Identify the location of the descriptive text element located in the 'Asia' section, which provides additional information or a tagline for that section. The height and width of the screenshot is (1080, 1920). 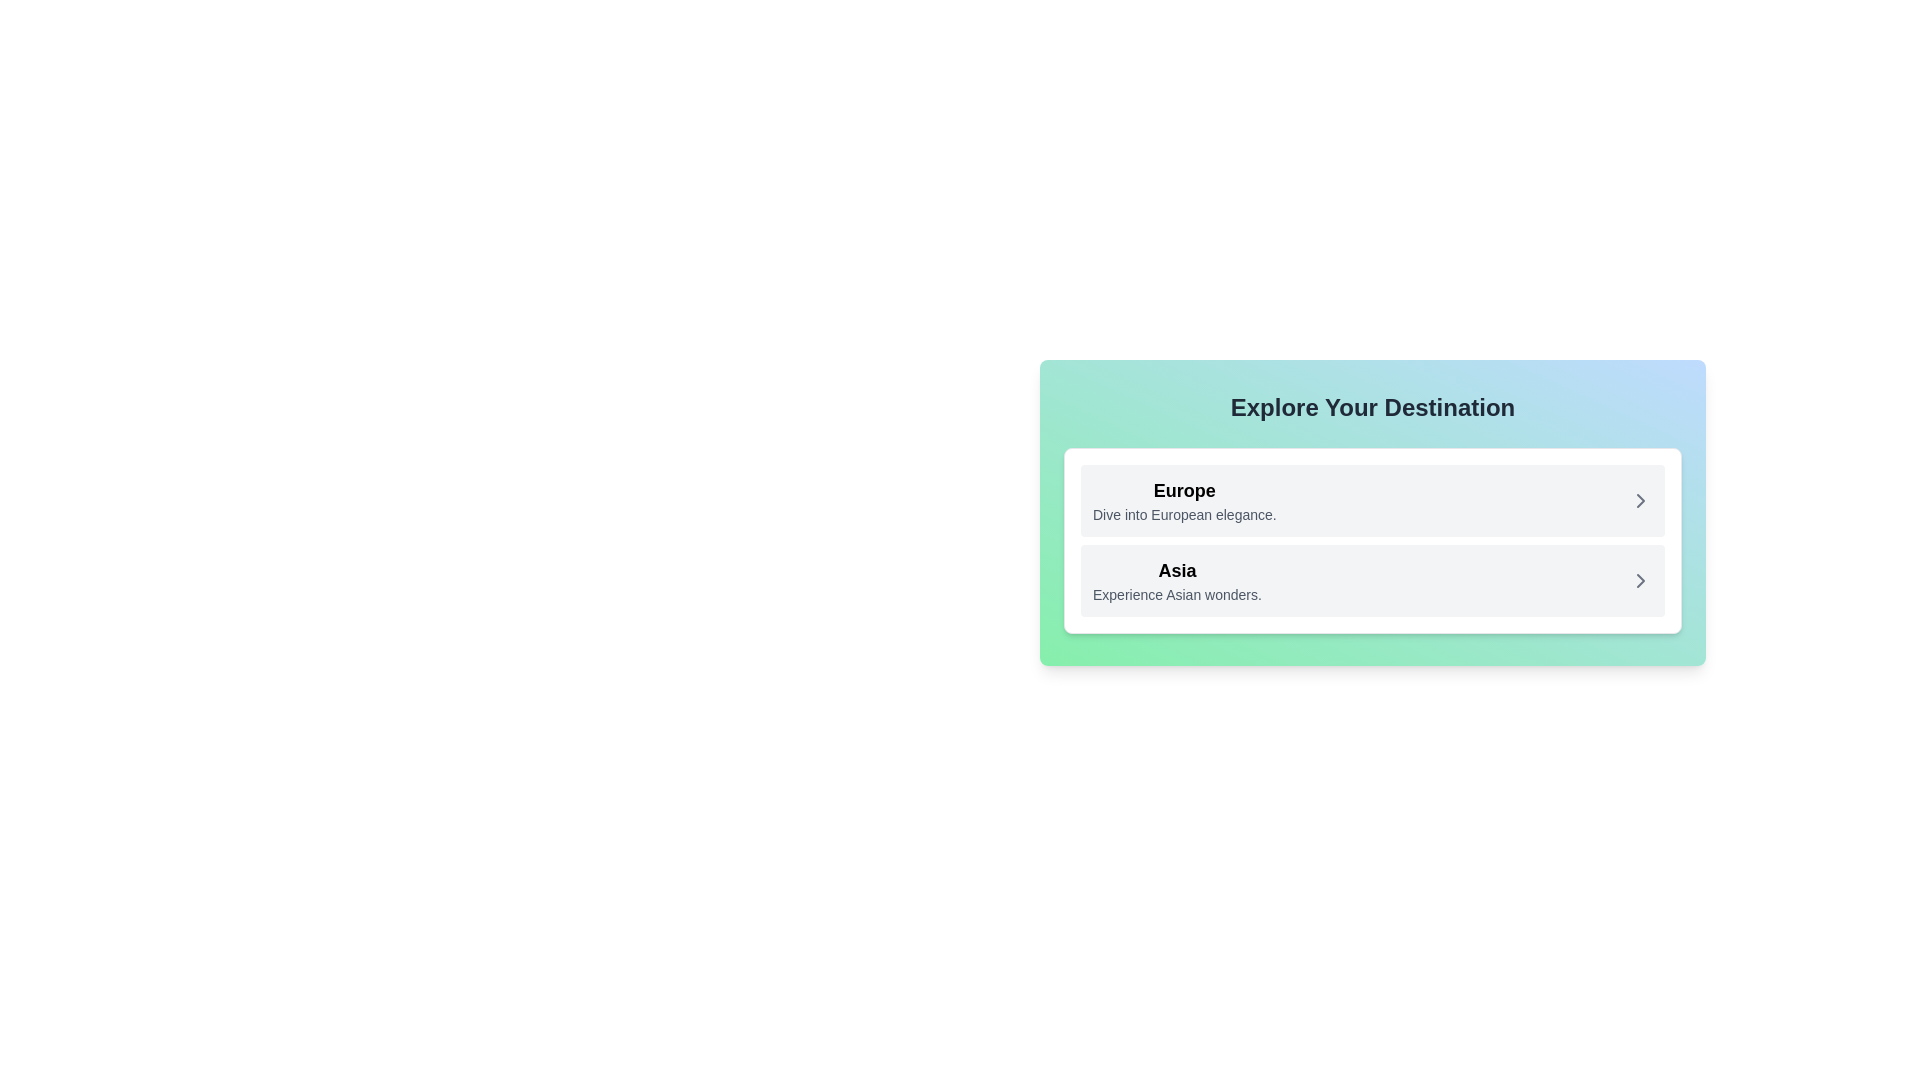
(1177, 593).